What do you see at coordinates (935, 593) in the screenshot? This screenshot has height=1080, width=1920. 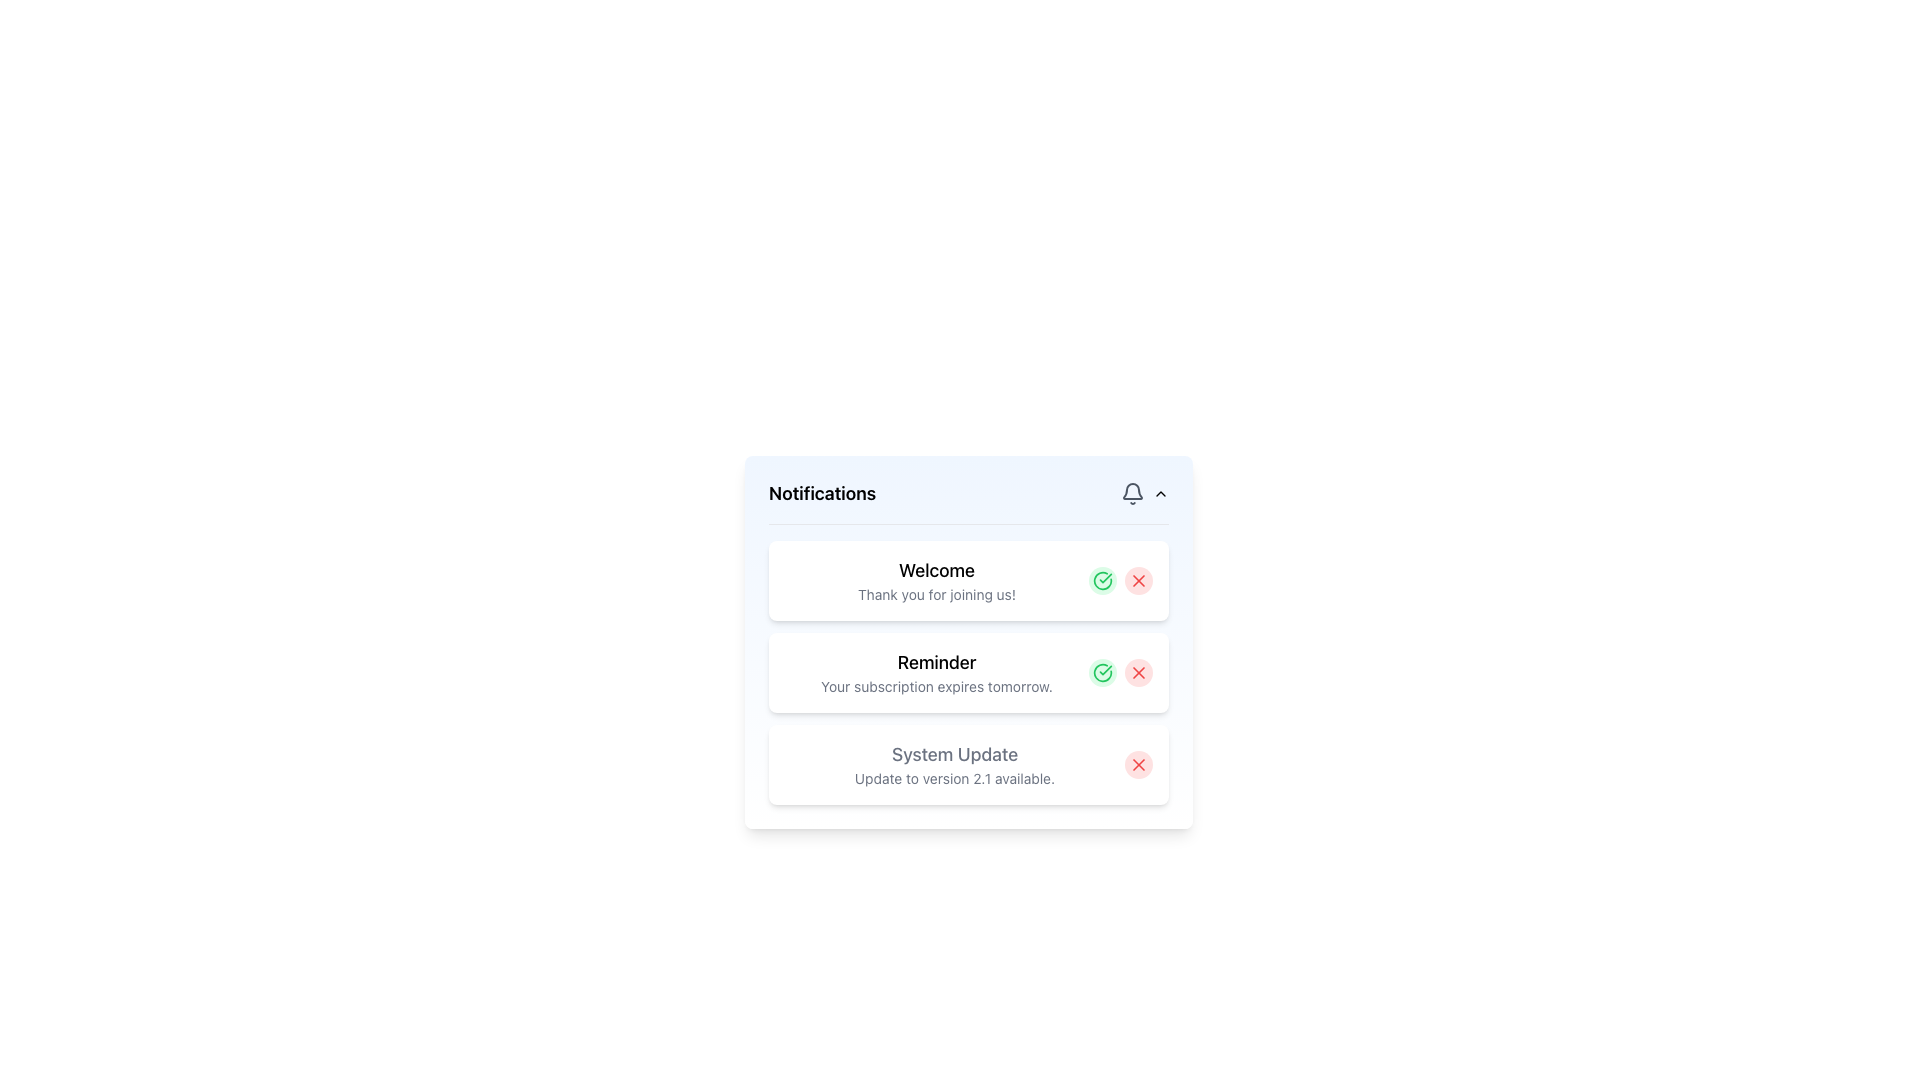 I see `the text label displaying 'Thank you for joining us!', which is positioned beneath the 'Welcome' heading` at bounding box center [935, 593].